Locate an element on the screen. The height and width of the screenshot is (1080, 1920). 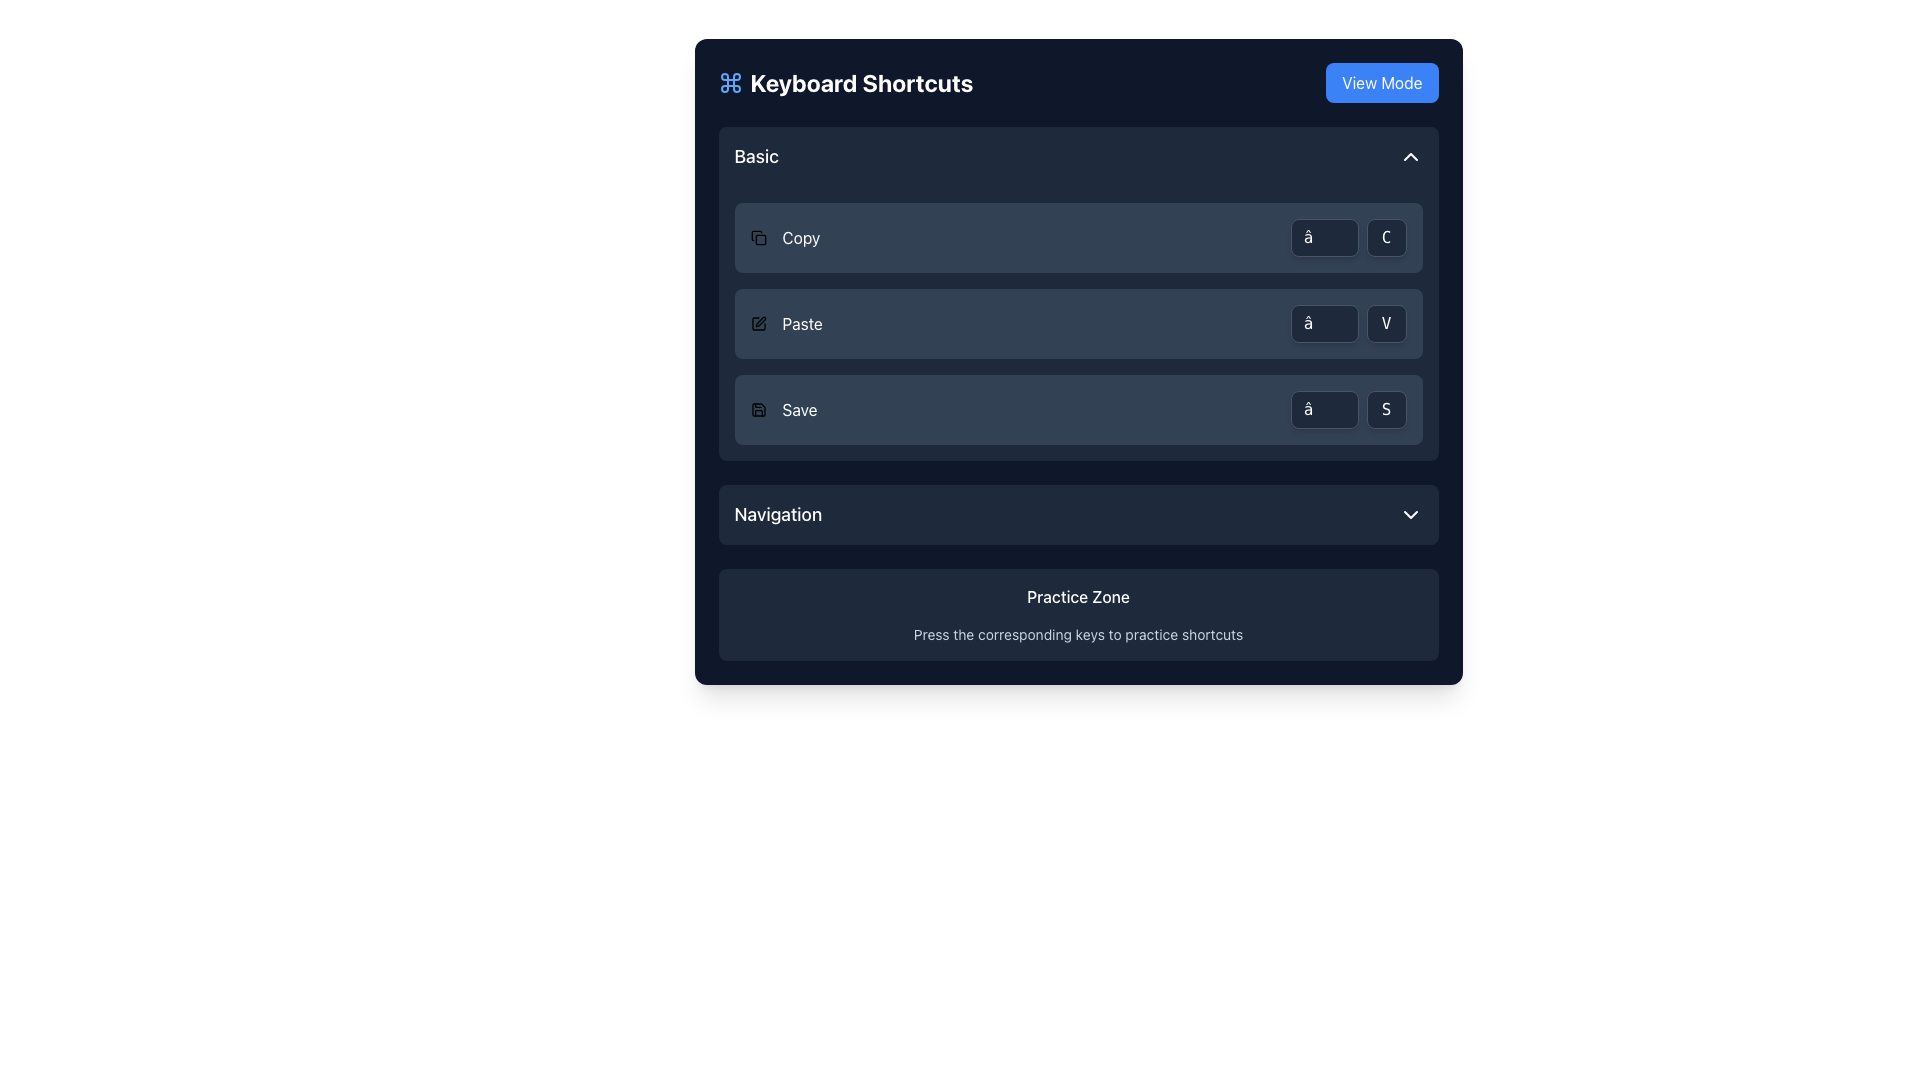
the Collapsible menu header at the top of the 'Keyboard Shortcuts' list is located at coordinates (1077, 156).